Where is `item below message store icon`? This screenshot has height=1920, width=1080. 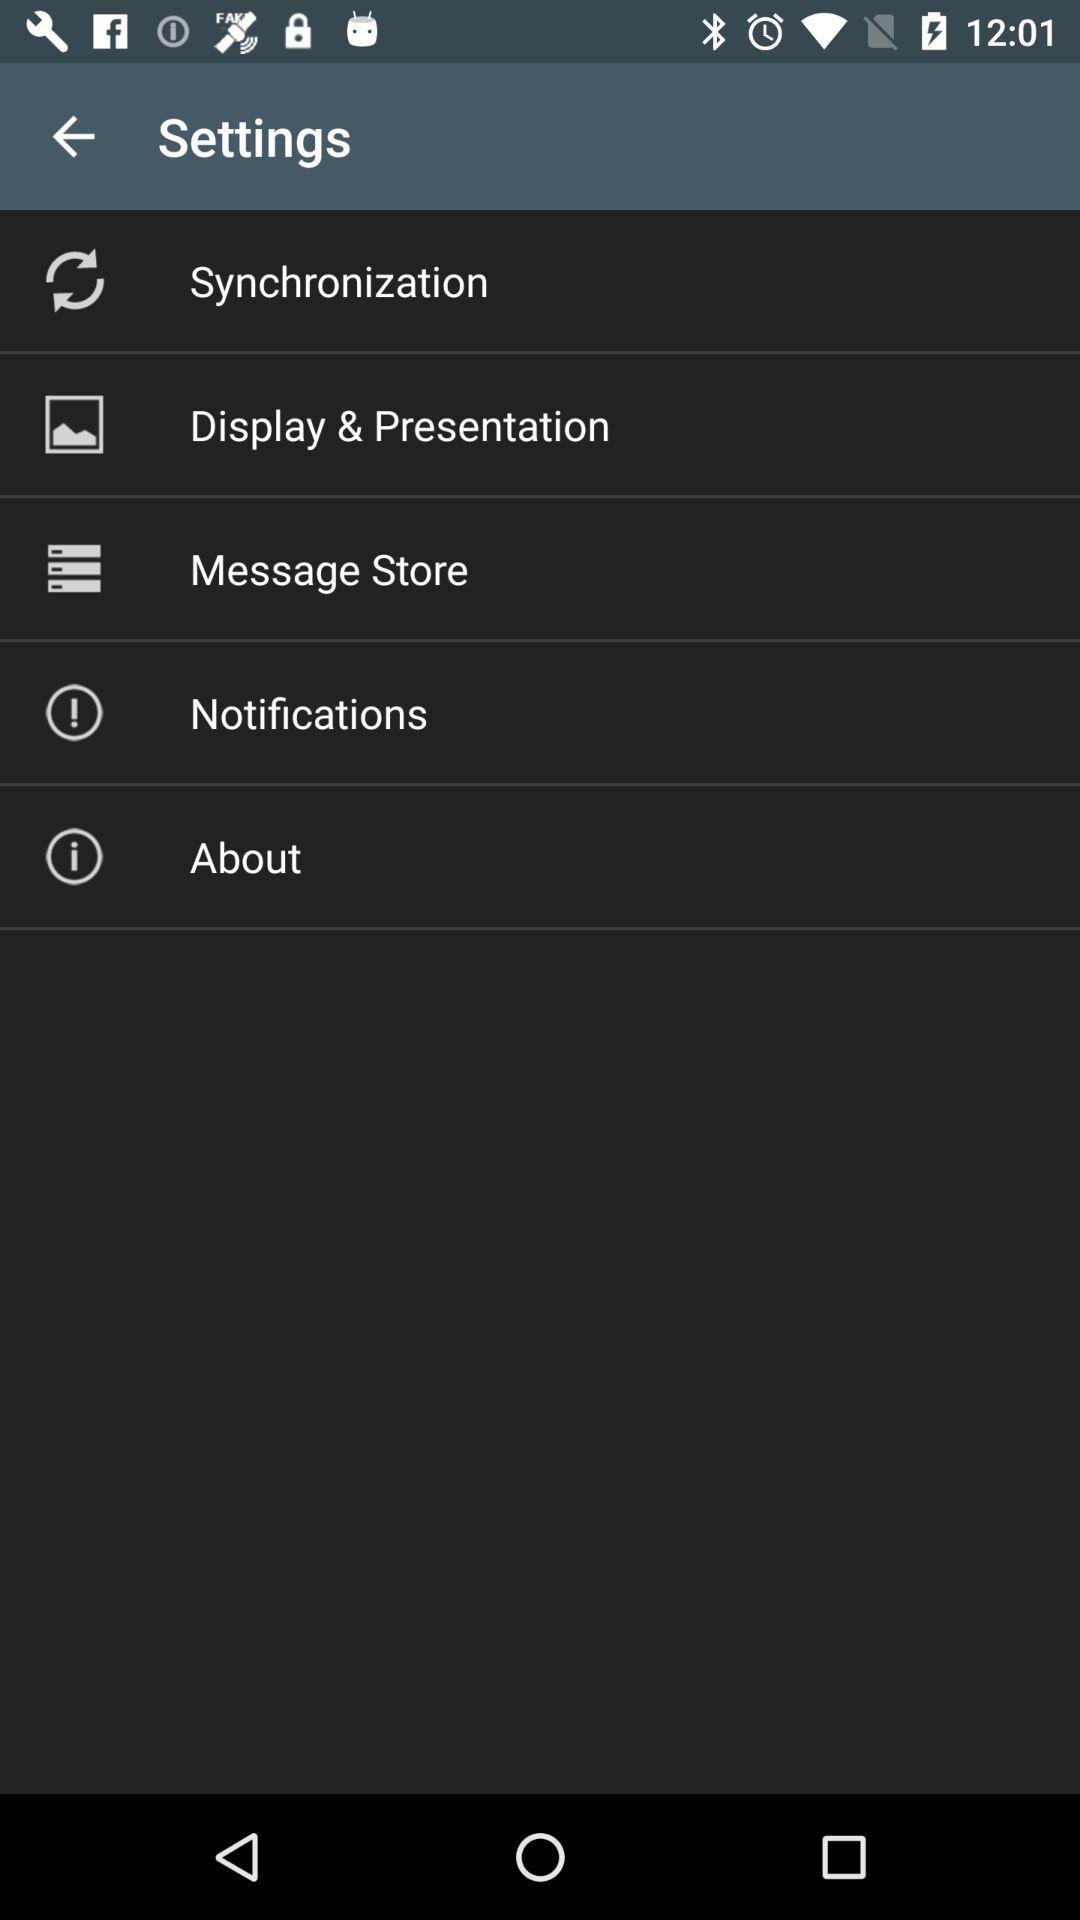
item below message store icon is located at coordinates (308, 712).